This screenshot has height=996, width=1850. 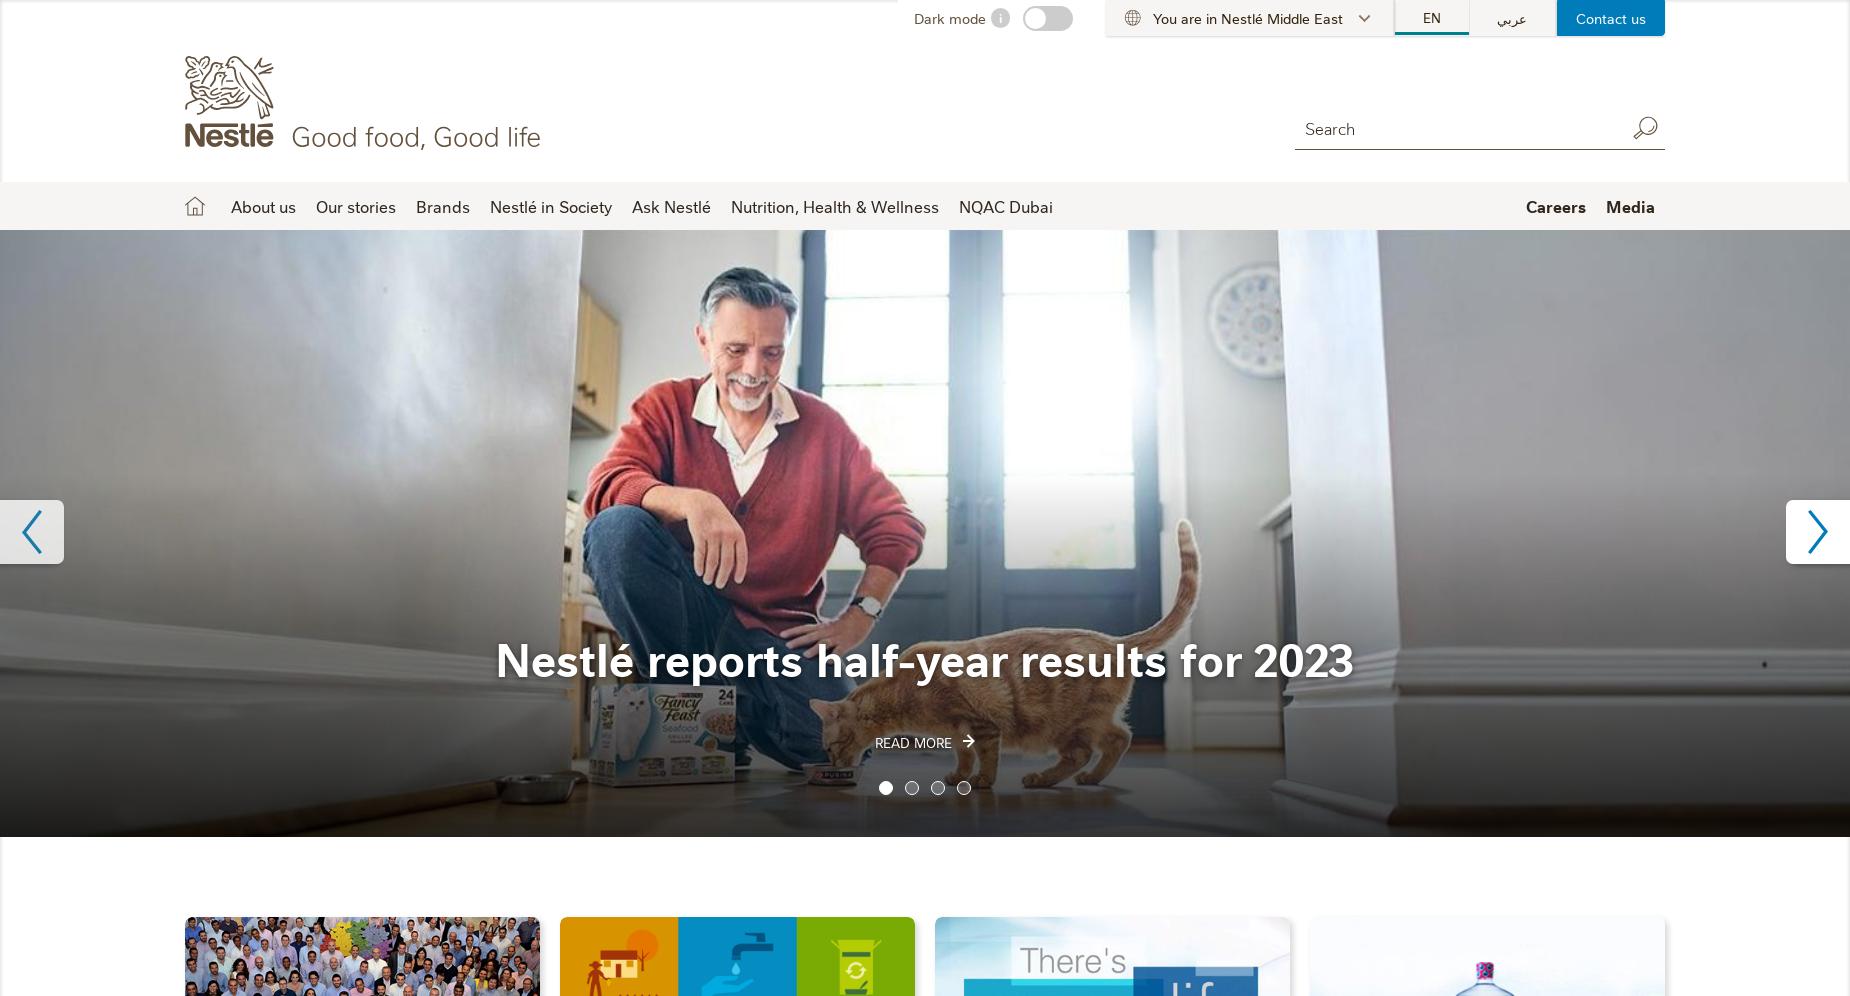 I want to click on 'About us', so click(x=262, y=205).